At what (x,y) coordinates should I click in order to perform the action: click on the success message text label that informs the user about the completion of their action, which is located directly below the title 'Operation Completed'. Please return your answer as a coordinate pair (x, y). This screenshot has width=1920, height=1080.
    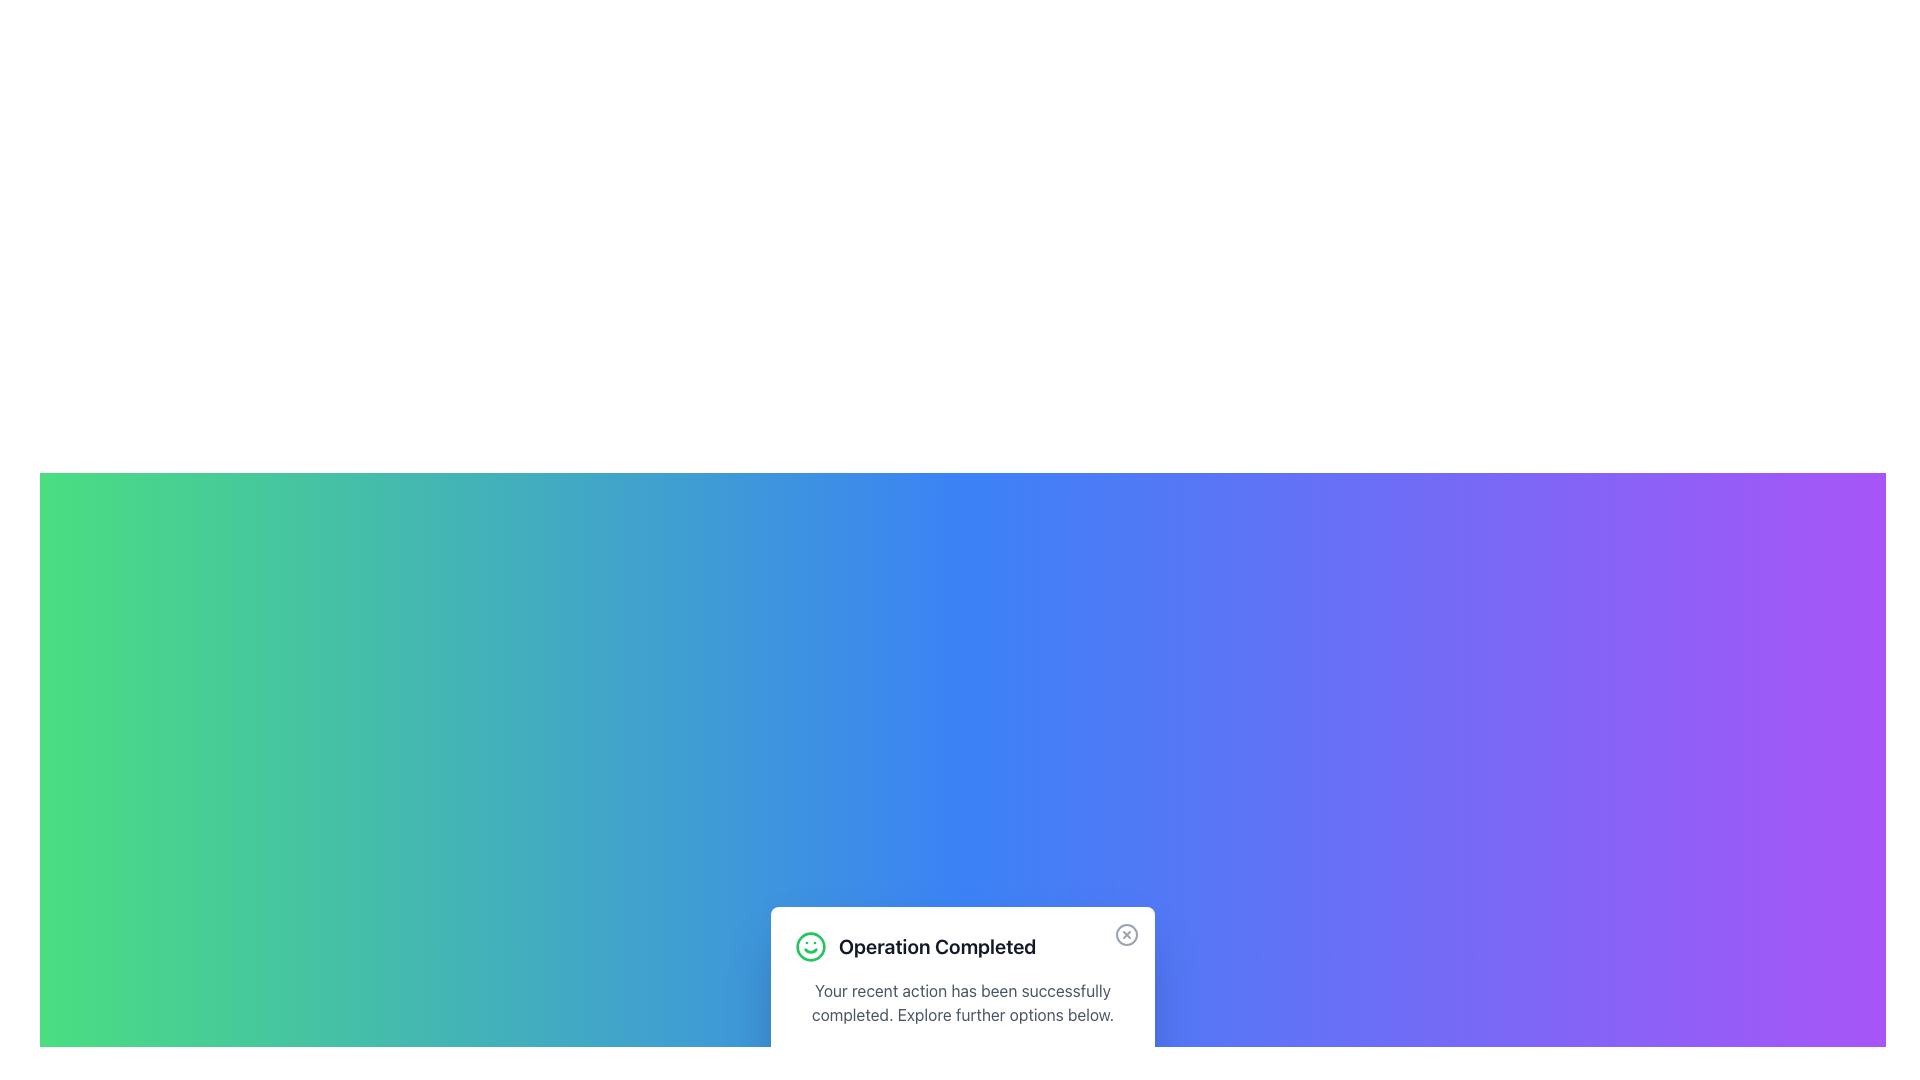
    Looking at the image, I should click on (963, 1002).